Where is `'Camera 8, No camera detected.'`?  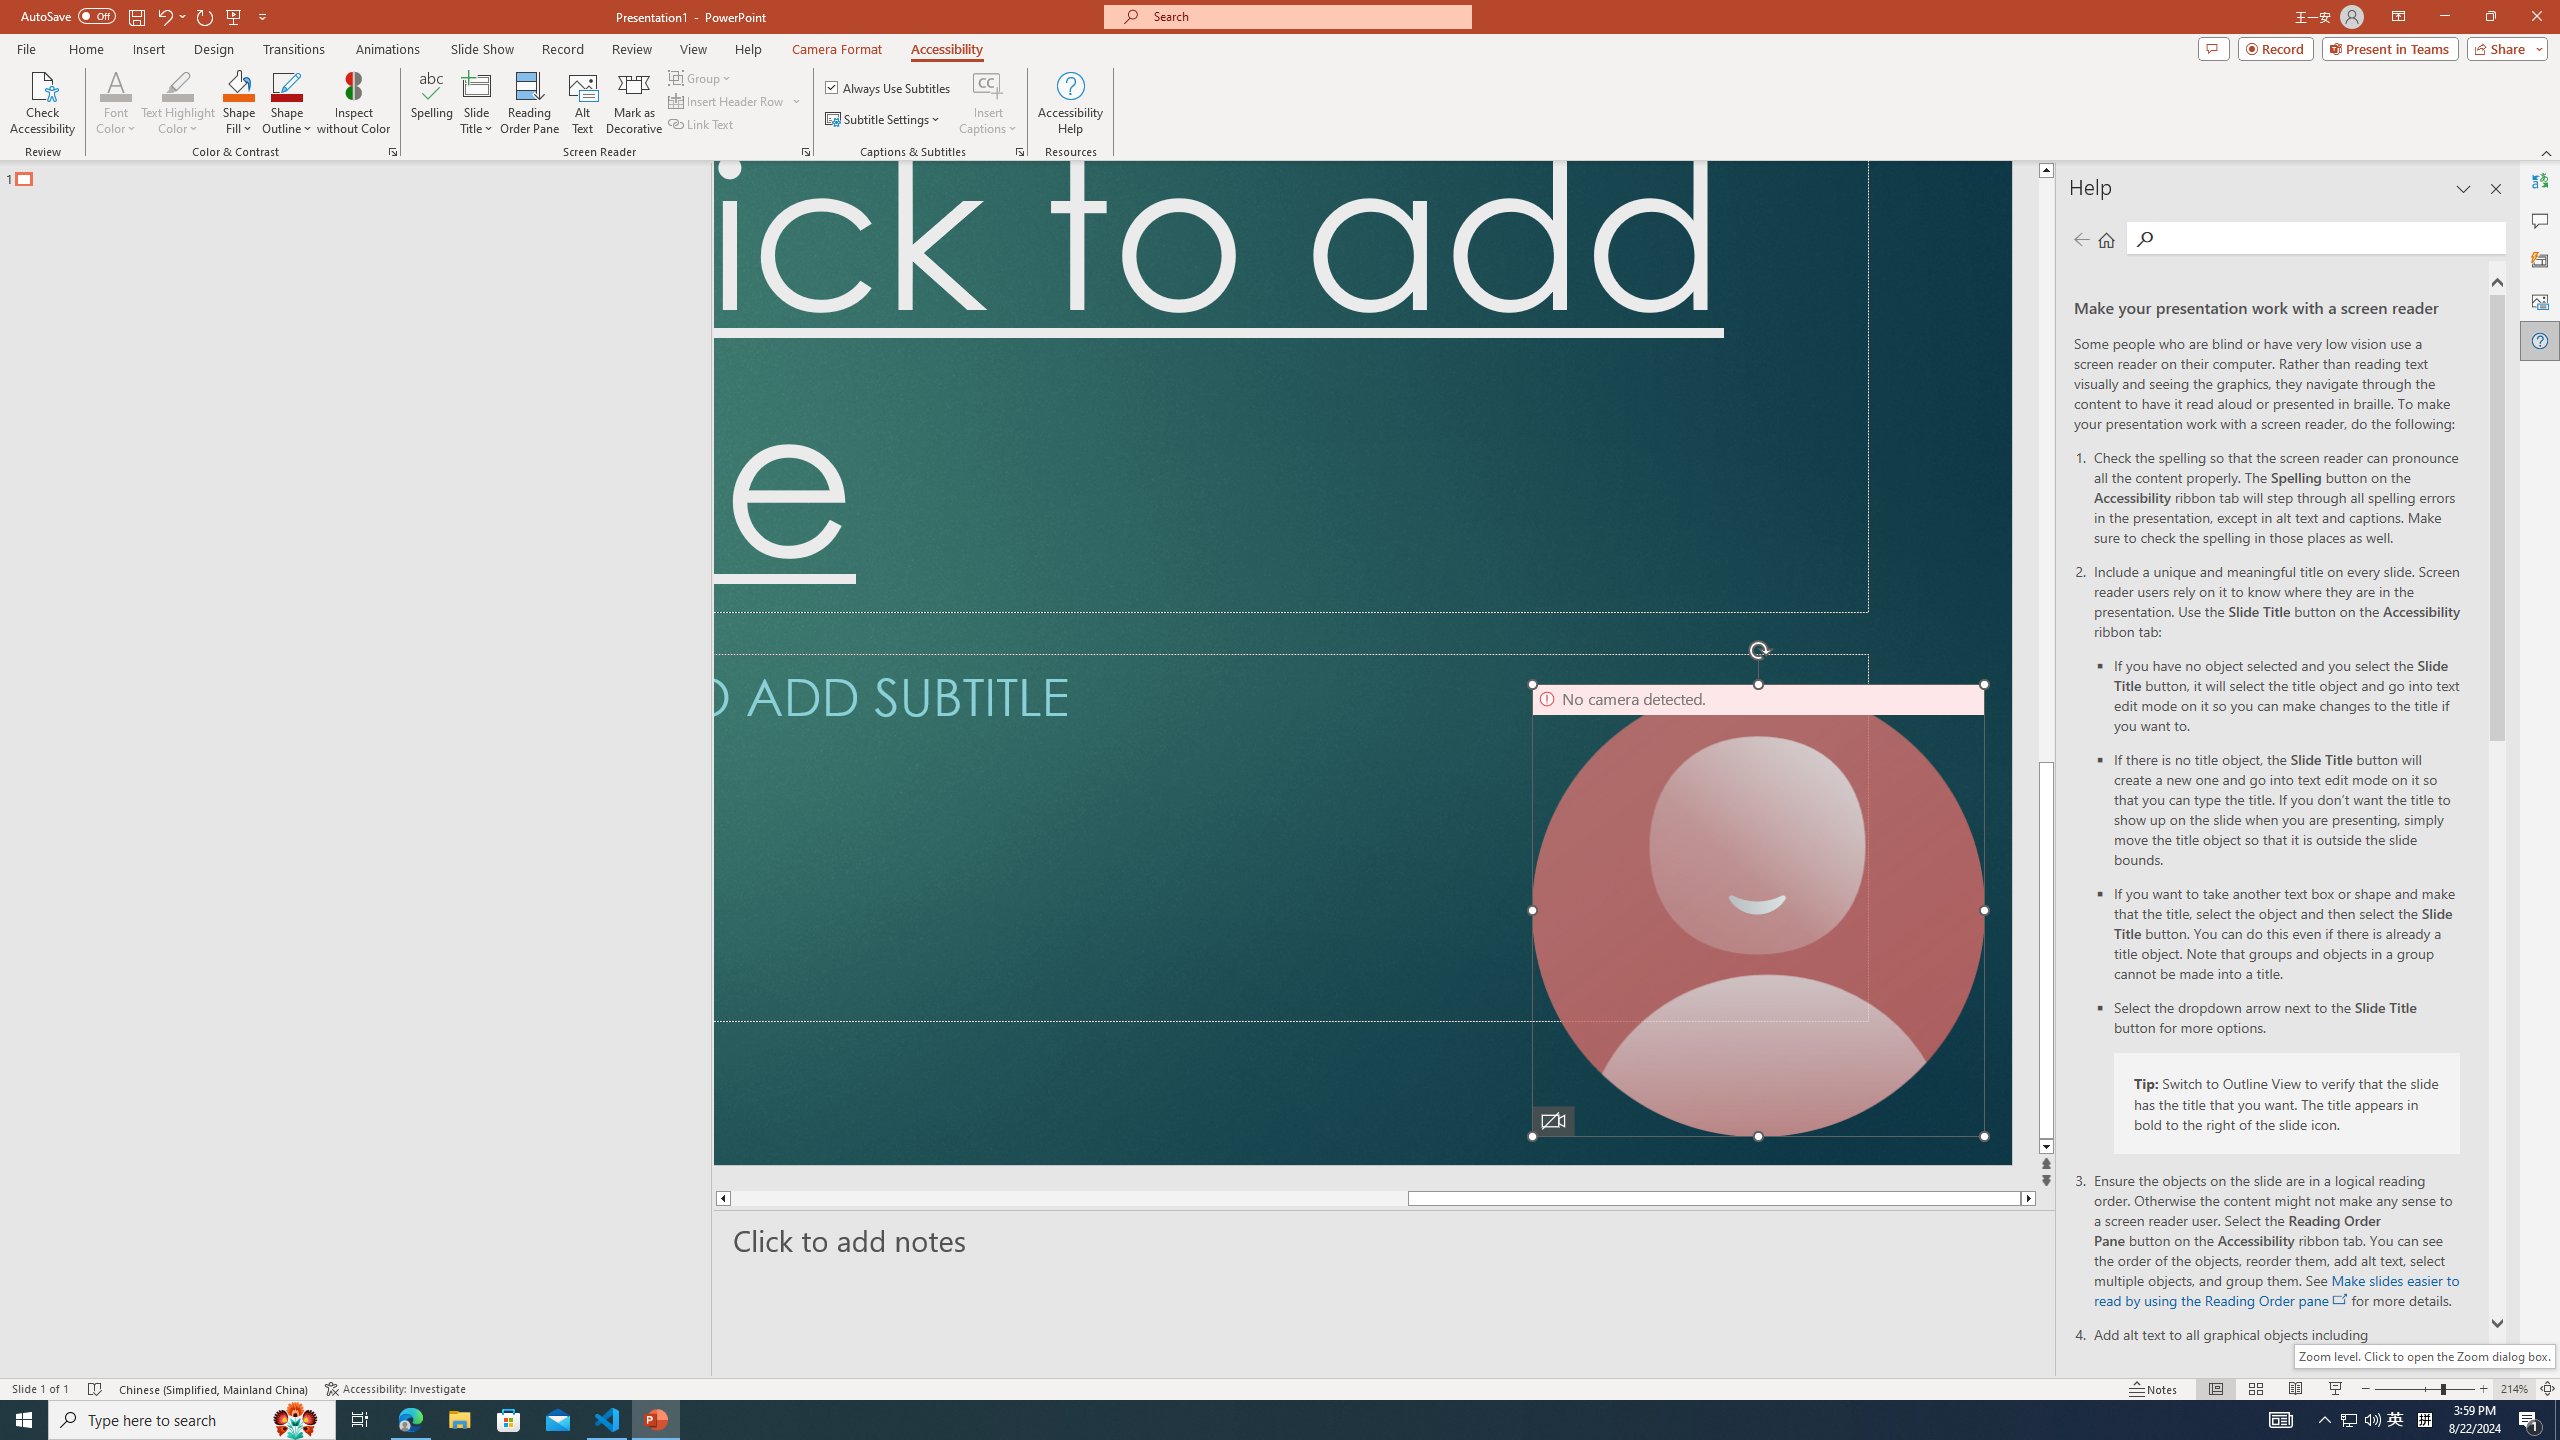
'Camera 8, No camera detected.' is located at coordinates (1757, 909).